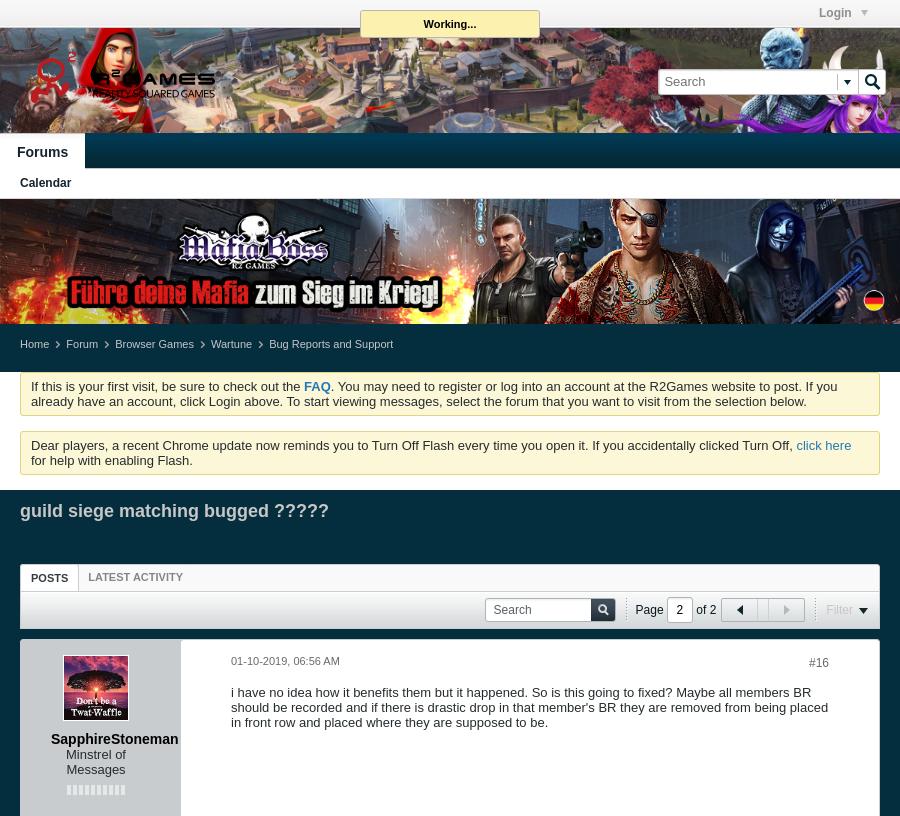  I want to click on 'Filter', so click(826, 608).